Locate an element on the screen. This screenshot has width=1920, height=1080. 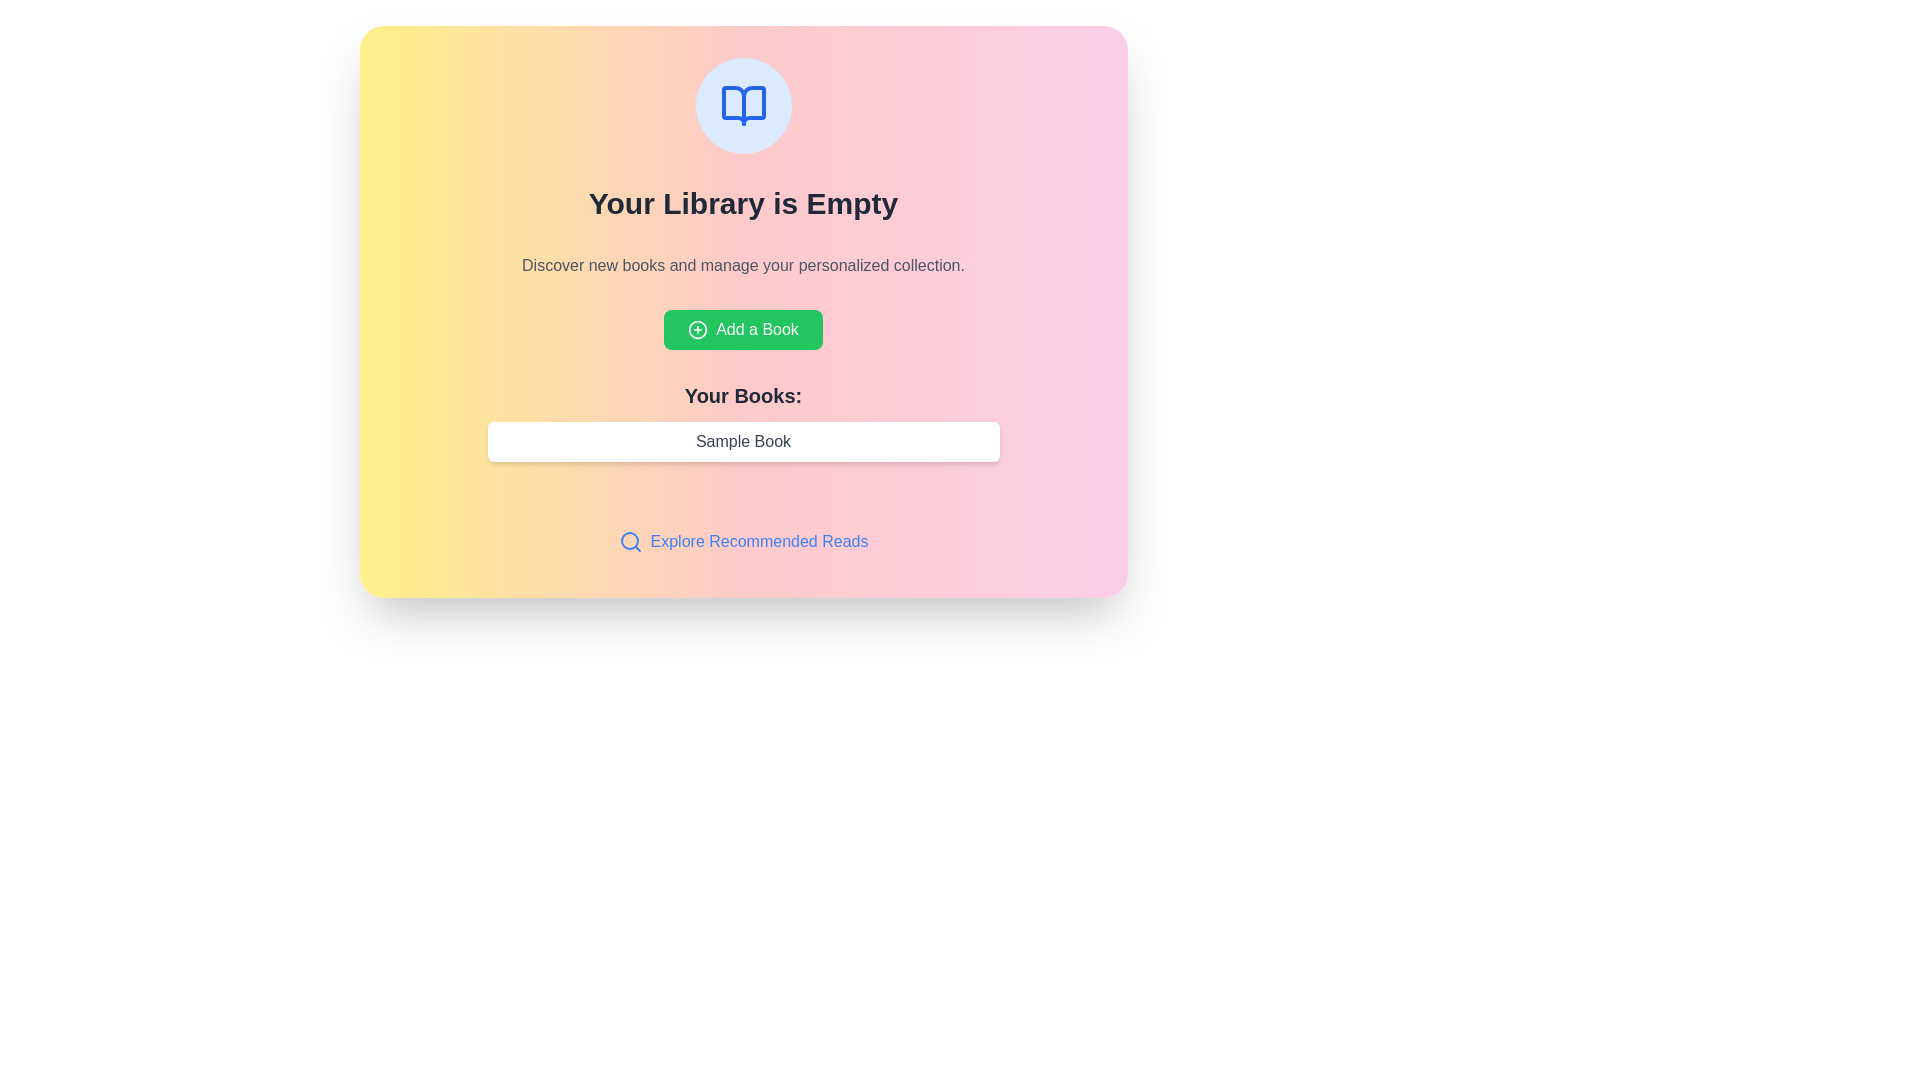
the decorative library icon located above the text 'Your Library is Empty' is located at coordinates (742, 105).